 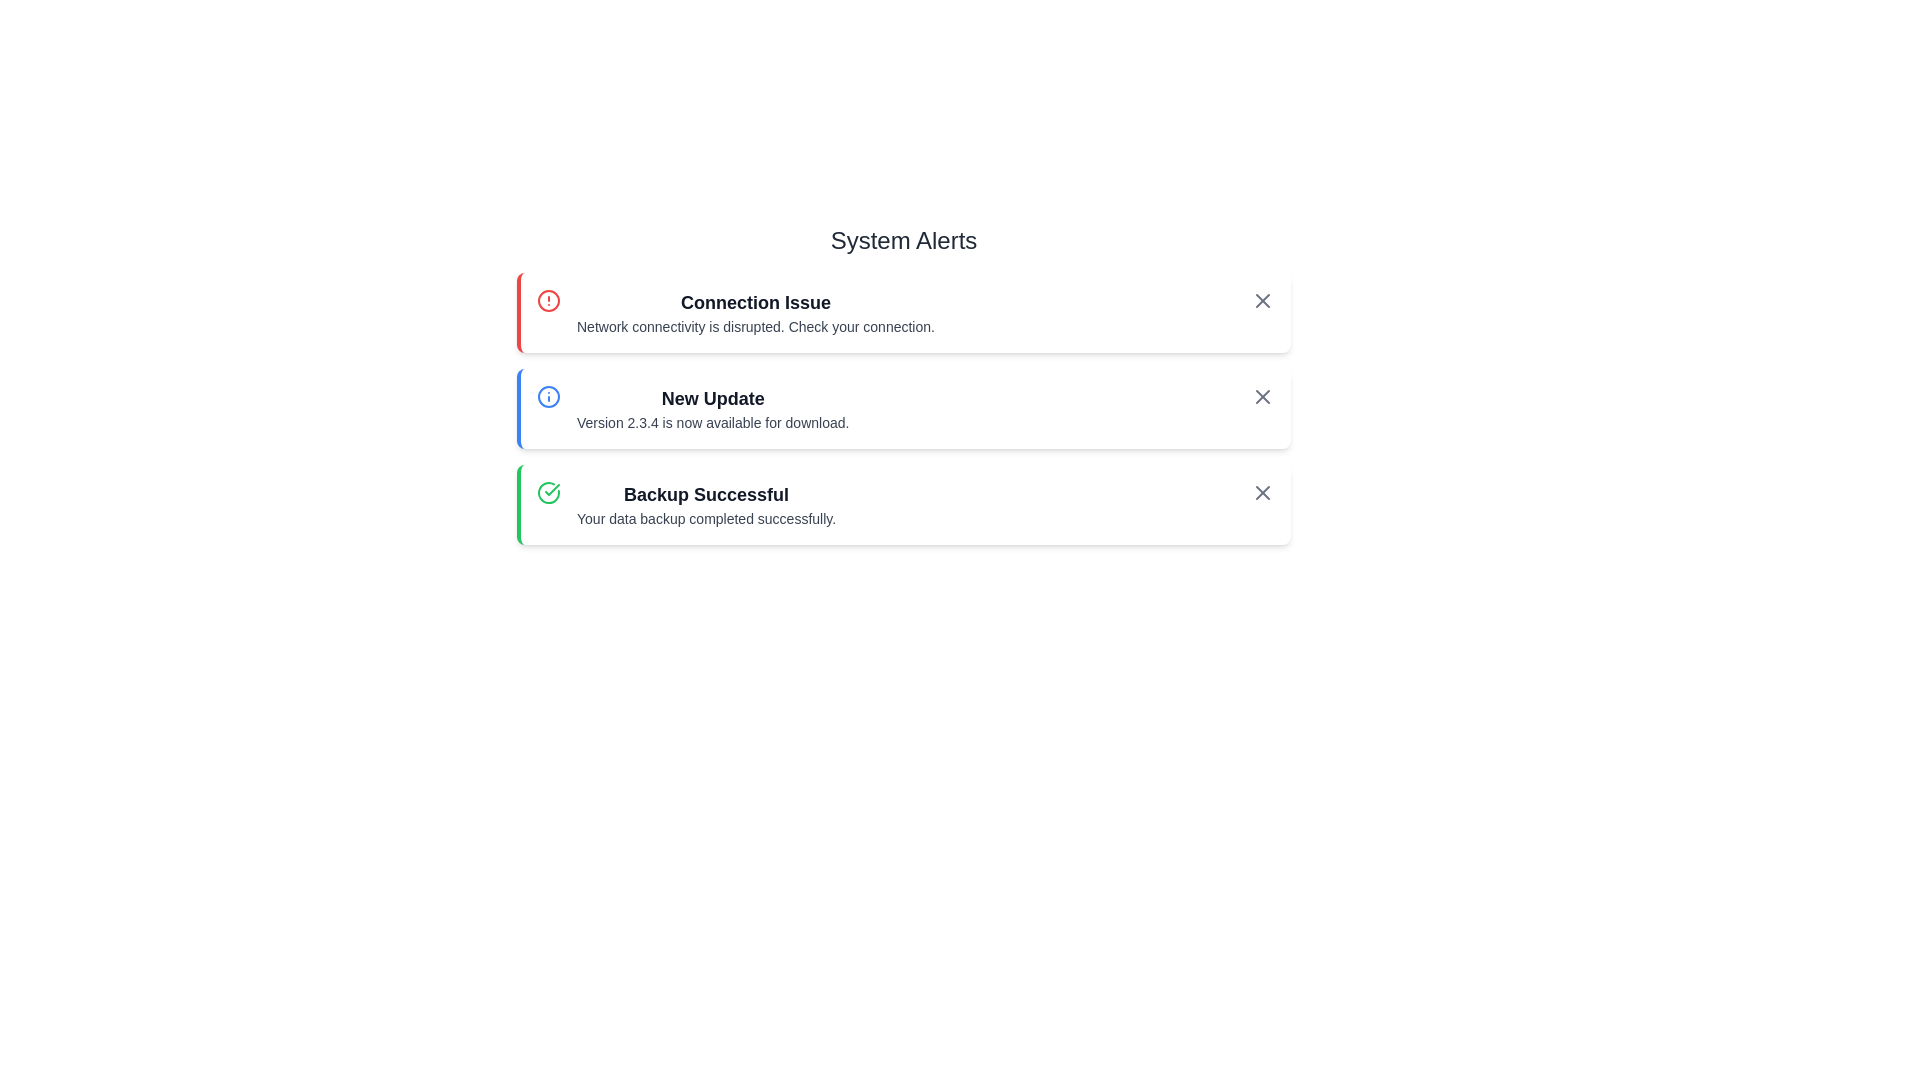 I want to click on the text label displaying the message 'Network connectivity is disrupted. Check your connection.' located beneath the heading 'Connection Issue' in the topmost notification section, so click(x=754, y=326).